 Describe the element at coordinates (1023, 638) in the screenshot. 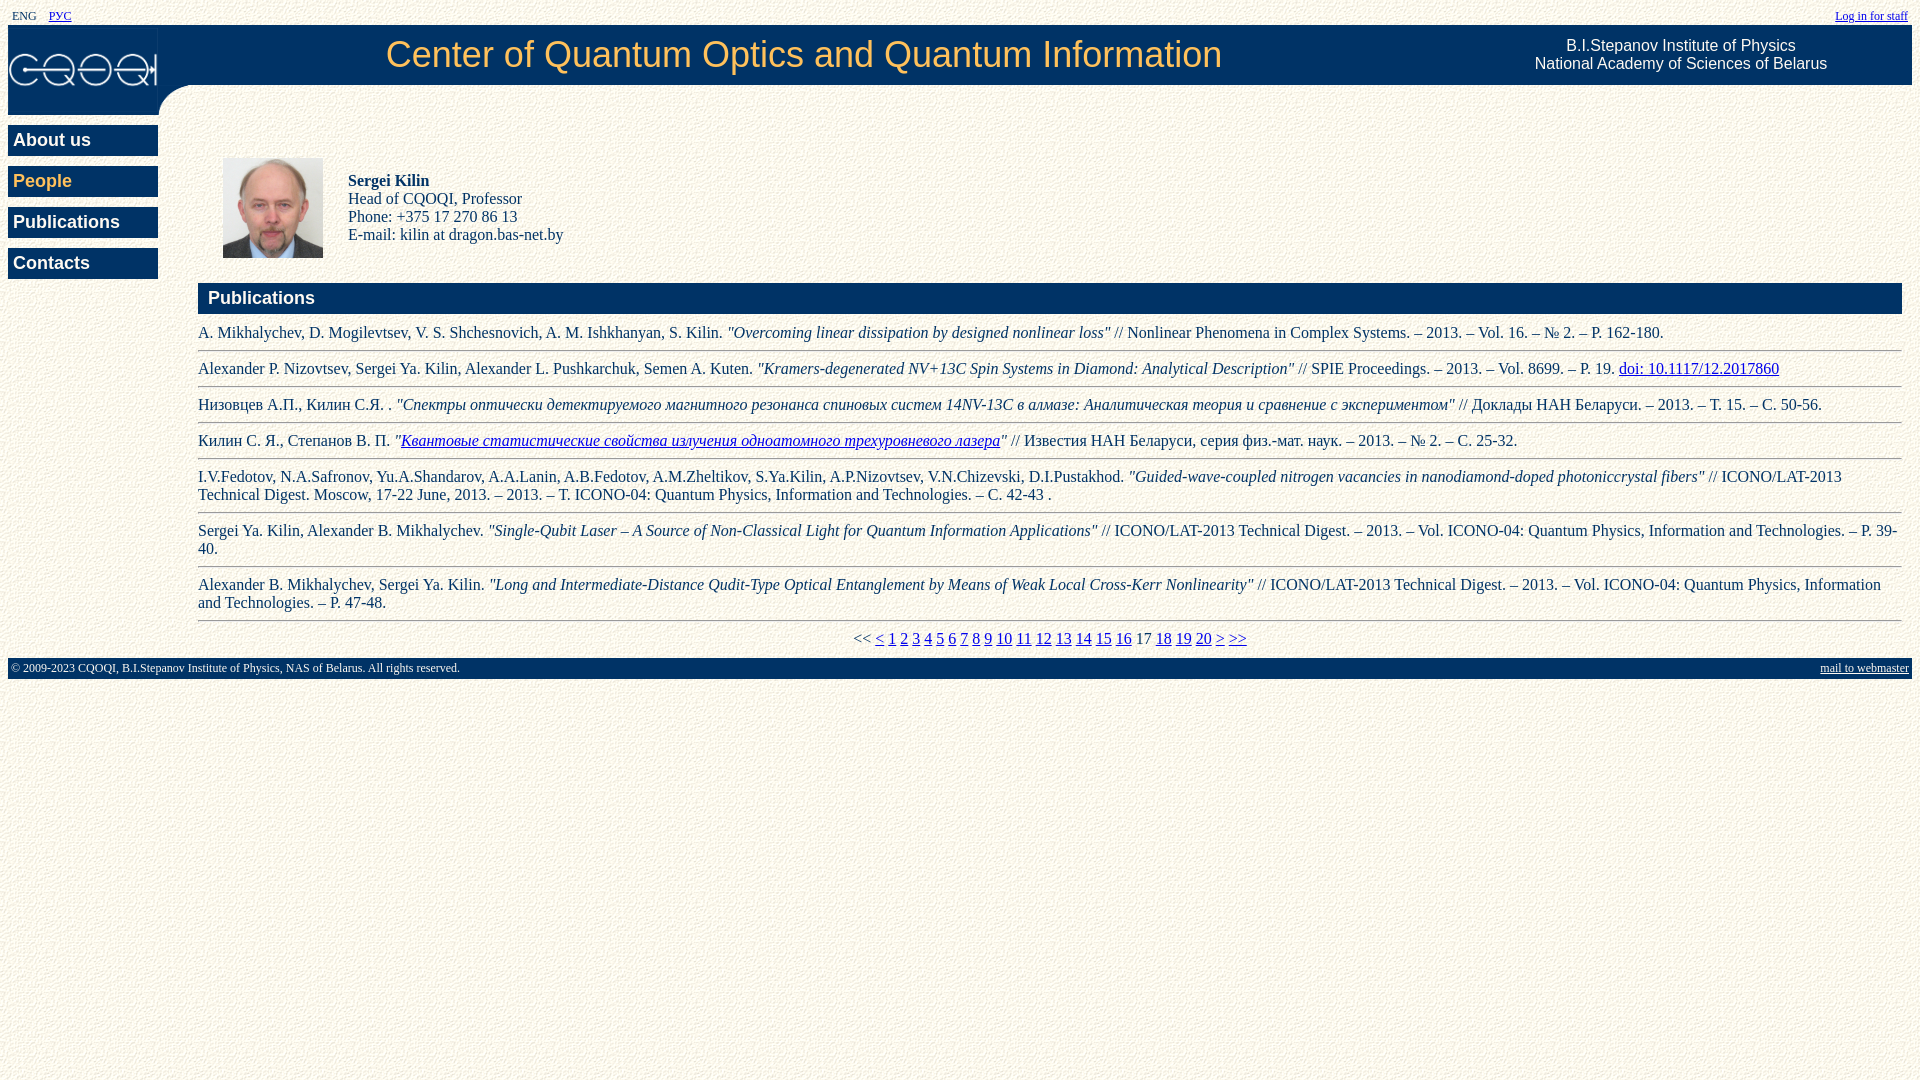

I see `'11'` at that location.